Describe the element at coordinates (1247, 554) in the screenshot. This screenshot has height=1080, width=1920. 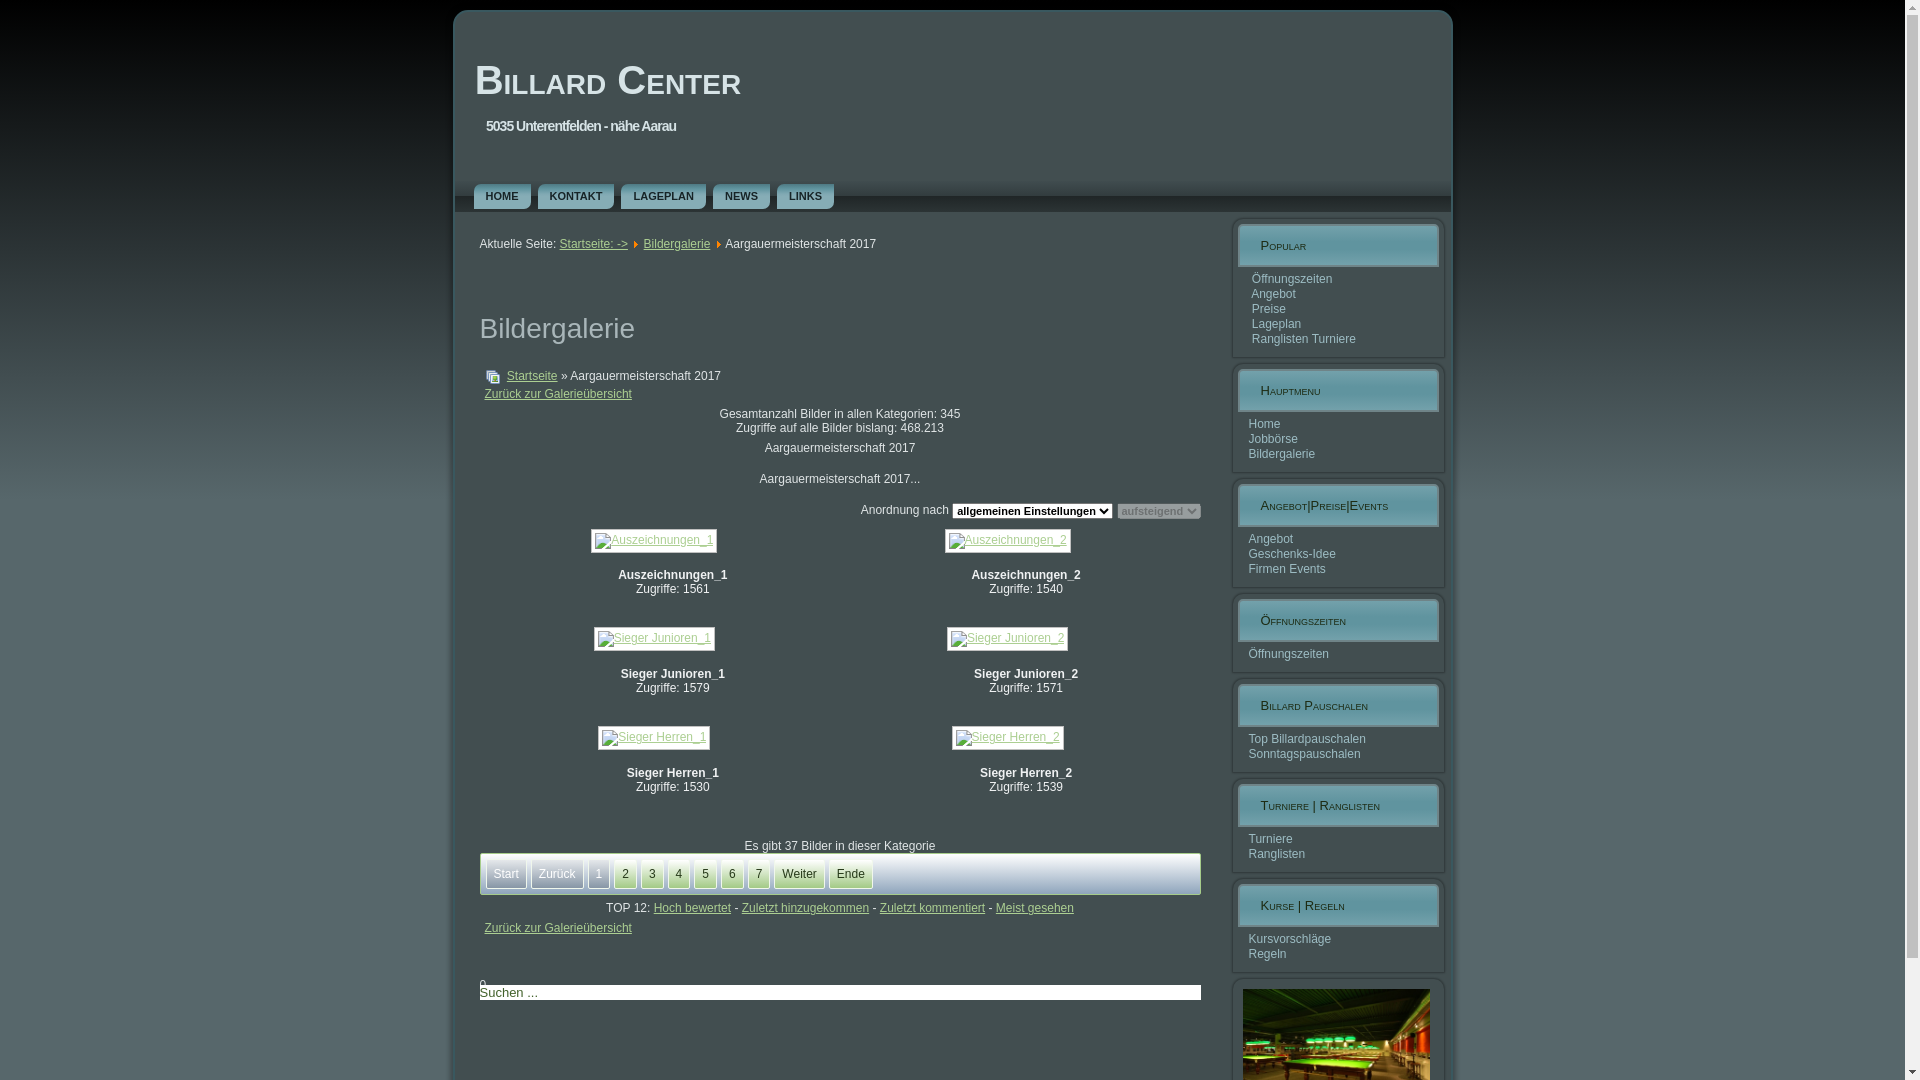
I see `'Geschenks-Idee'` at that location.